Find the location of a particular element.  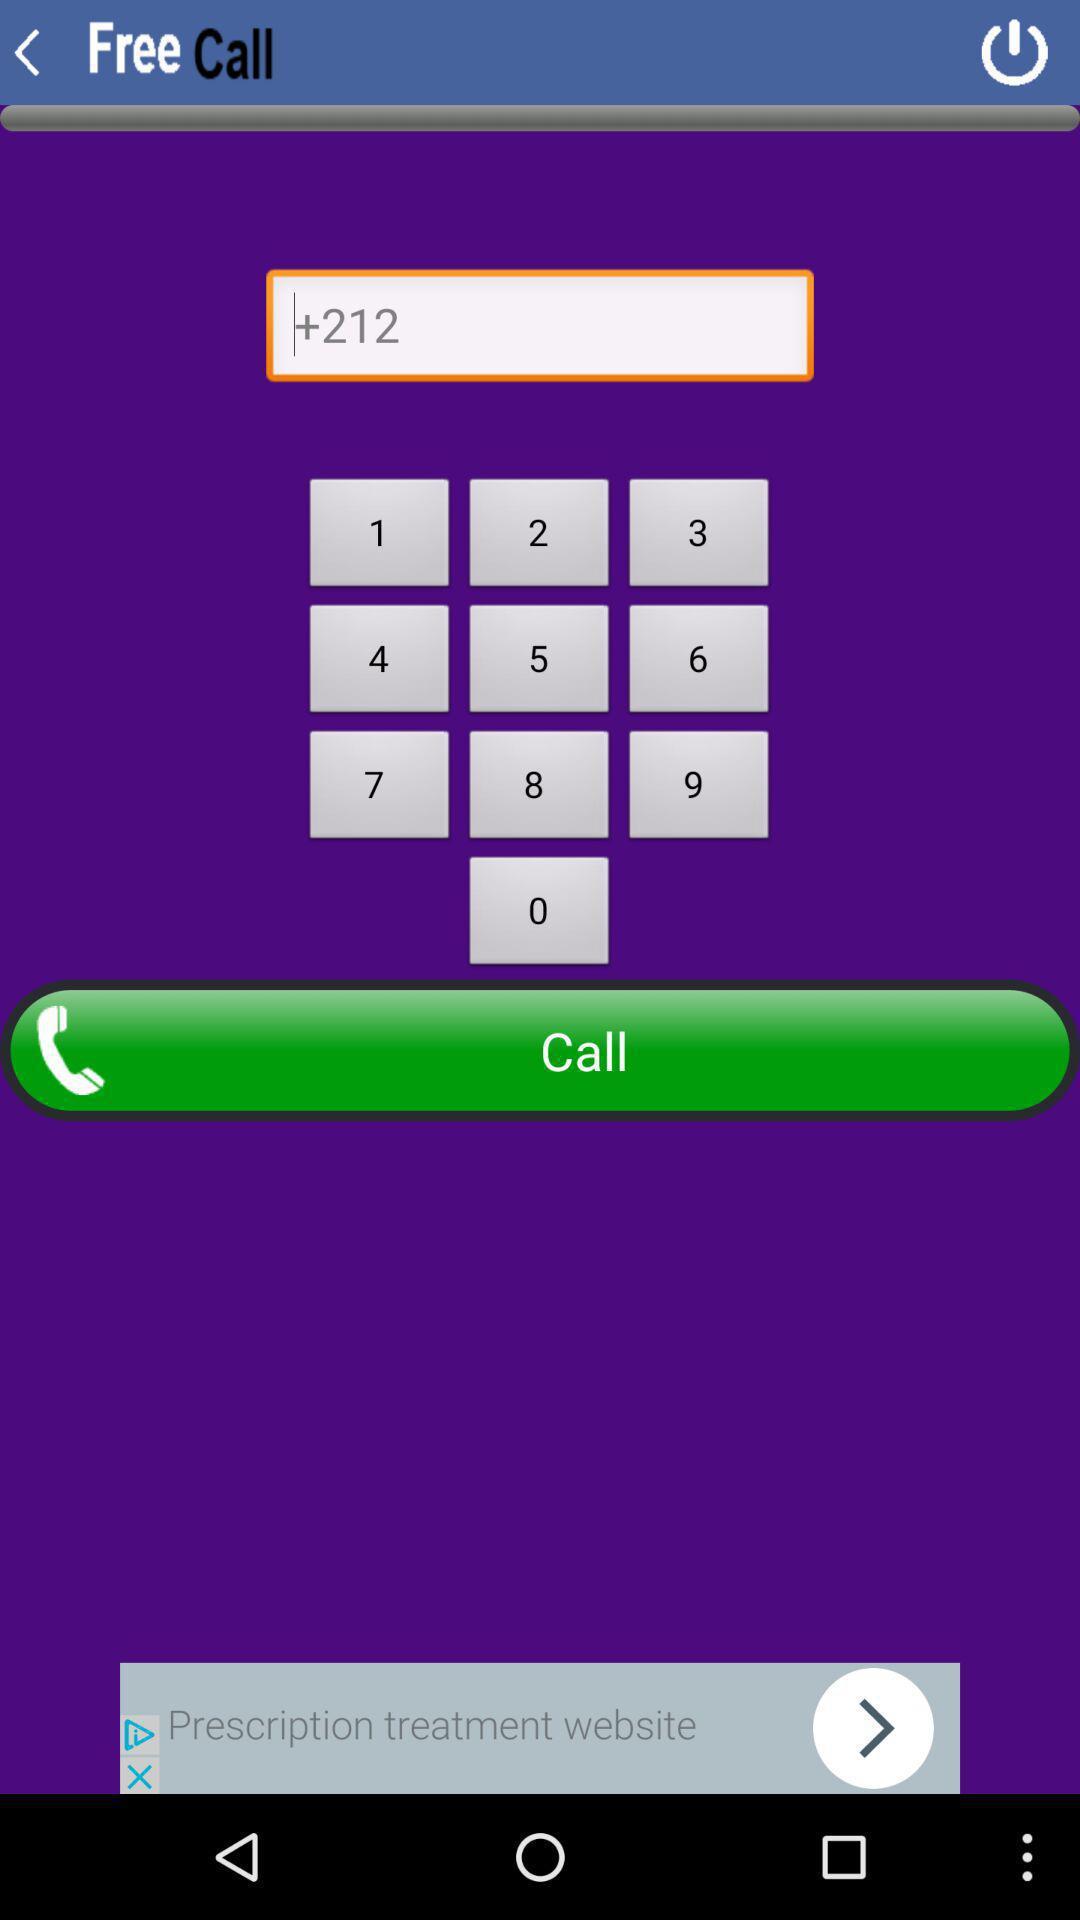

shut down app is located at coordinates (1014, 52).